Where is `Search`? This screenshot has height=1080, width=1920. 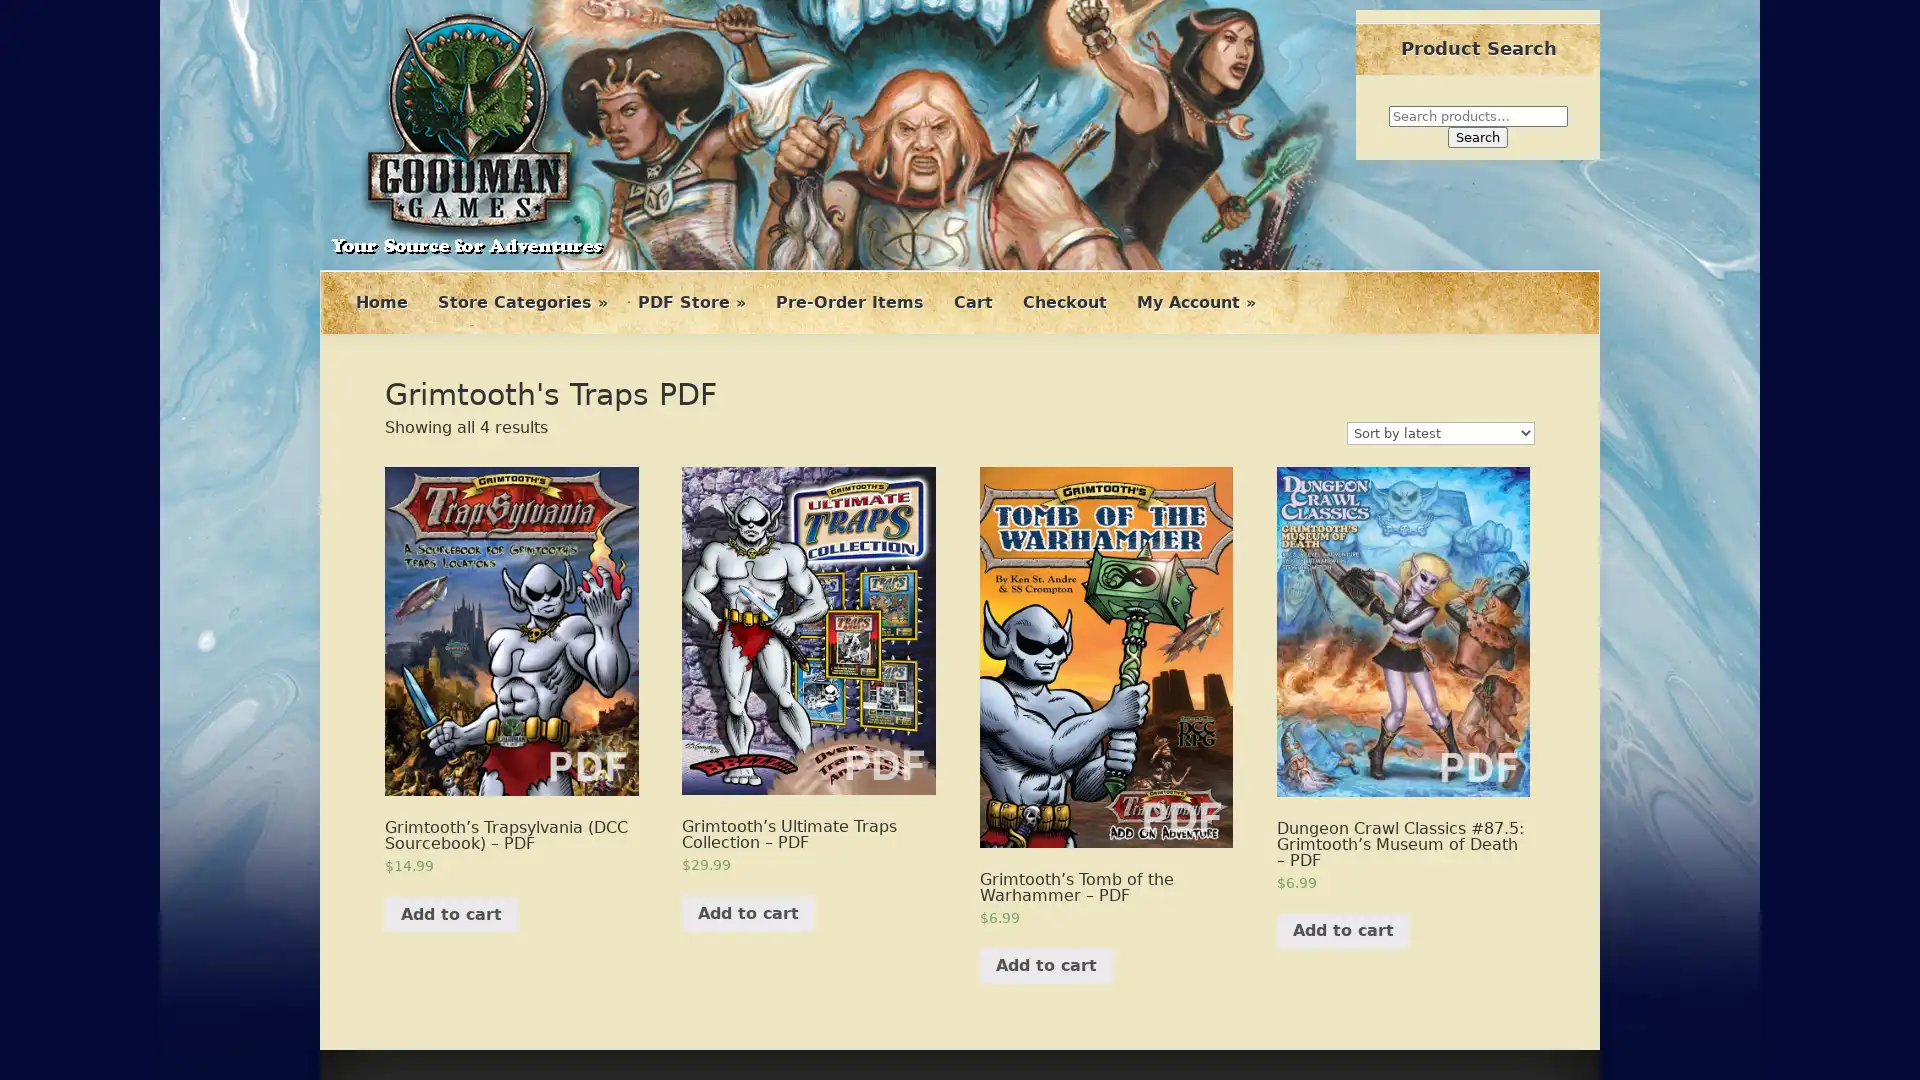 Search is located at coordinates (1478, 136).